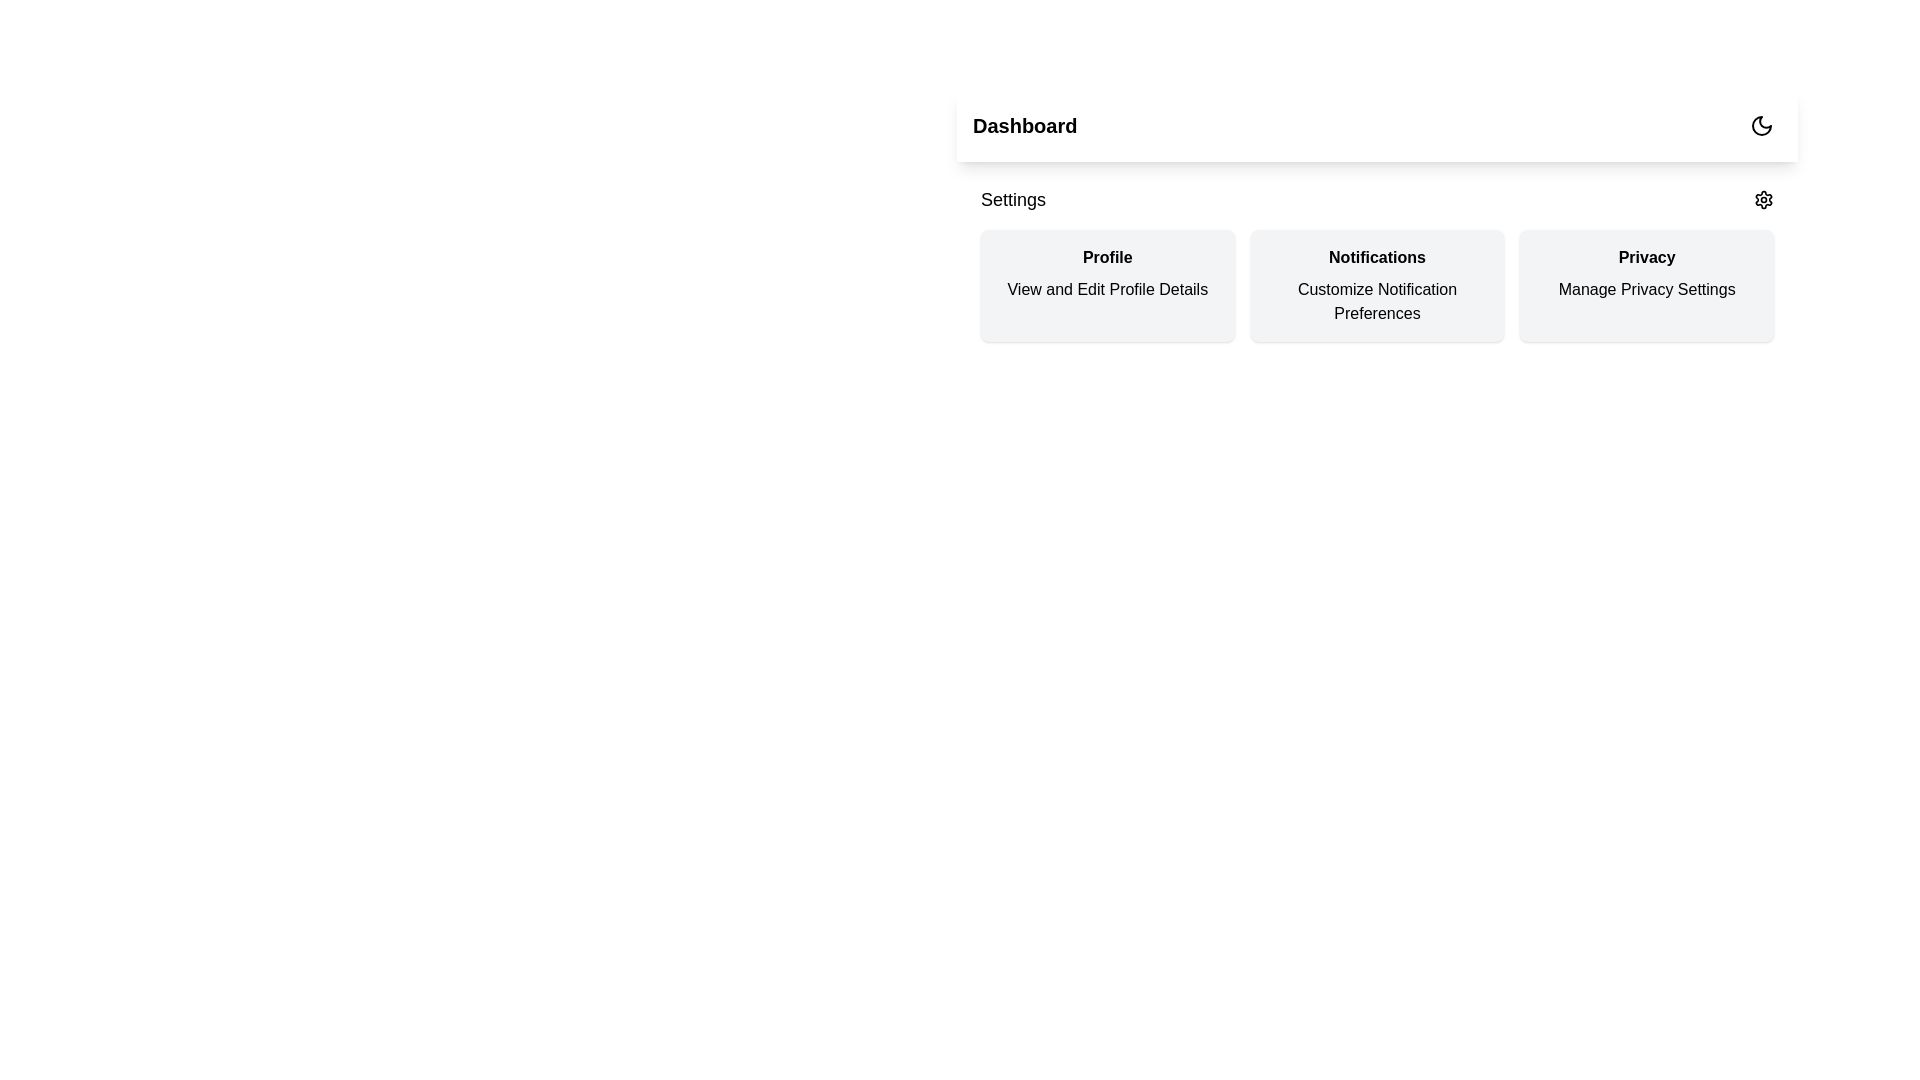  Describe the element at coordinates (1106, 285) in the screenshot. I see `the 'Profile' card which is the first card in a grid layout, featuring a light gray background with rounded corners and displaying the text 'Profile' prominently in bold` at that location.